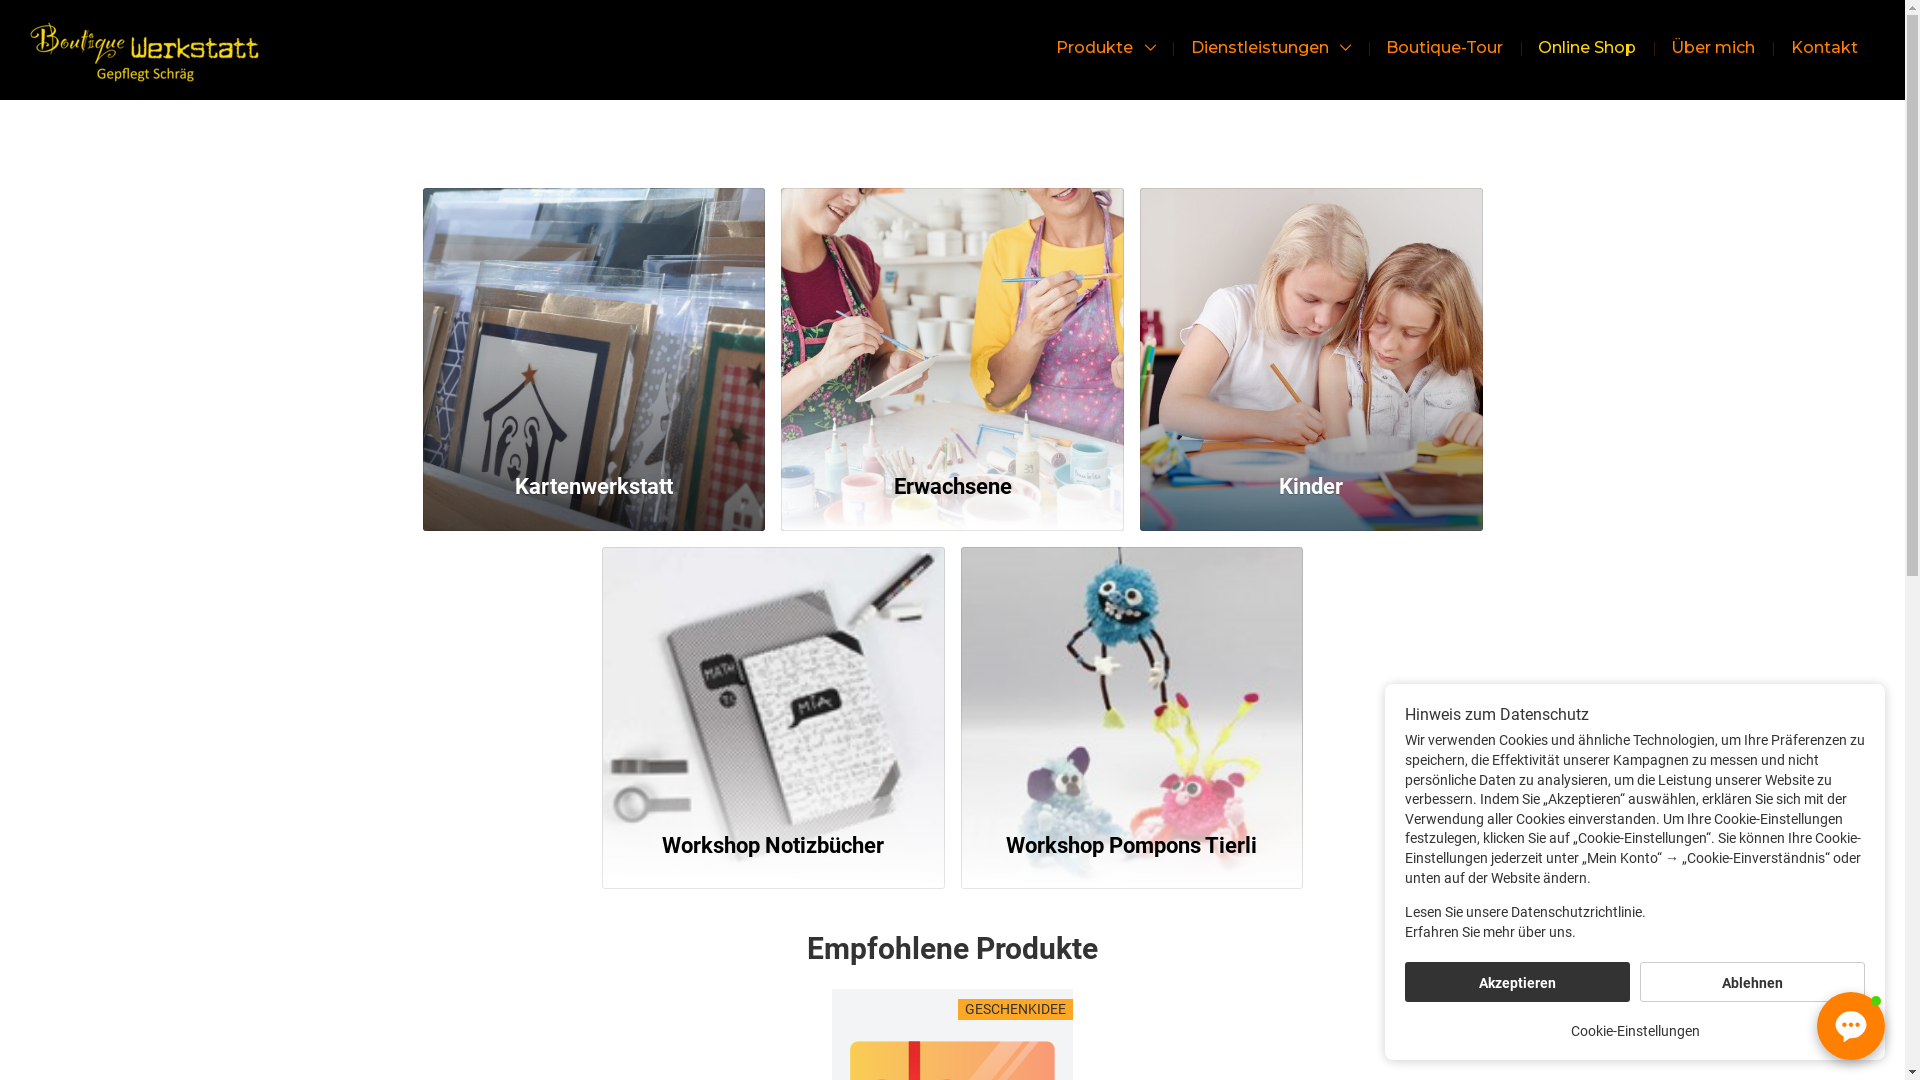  I want to click on 'Erwachsene', so click(951, 318).